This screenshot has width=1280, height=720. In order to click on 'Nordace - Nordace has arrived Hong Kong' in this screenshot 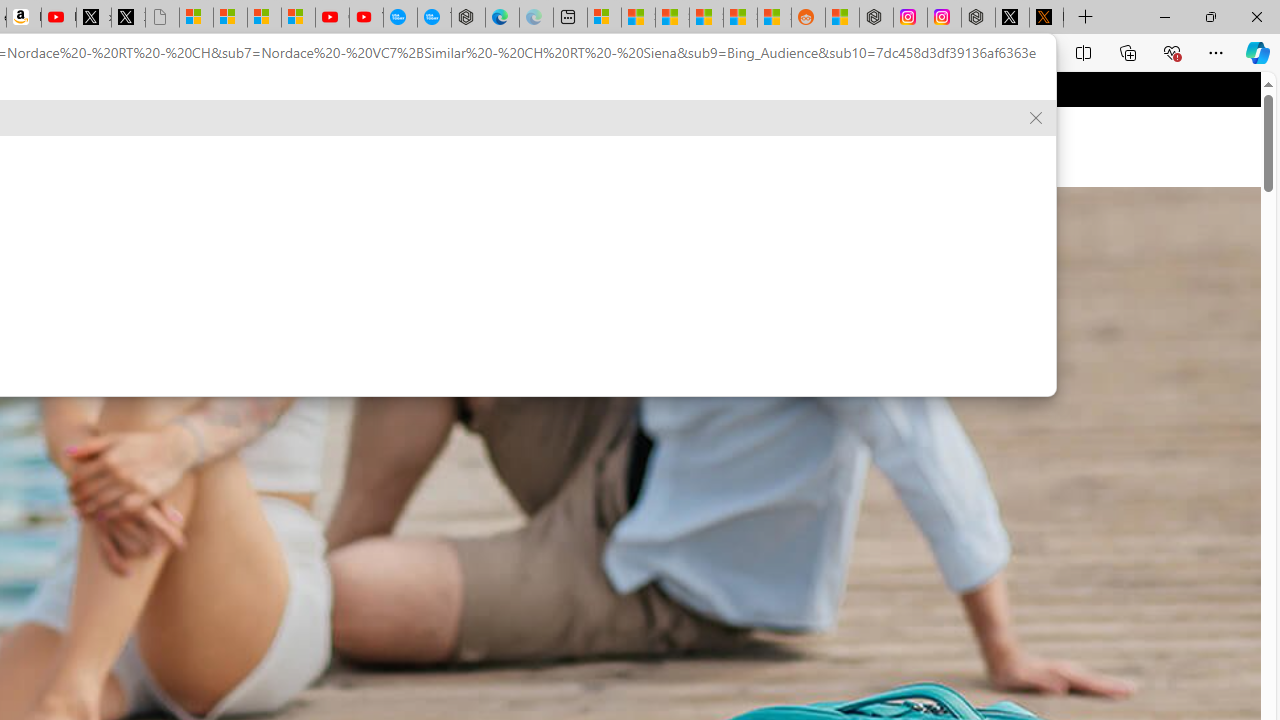, I will do `click(467, 17)`.